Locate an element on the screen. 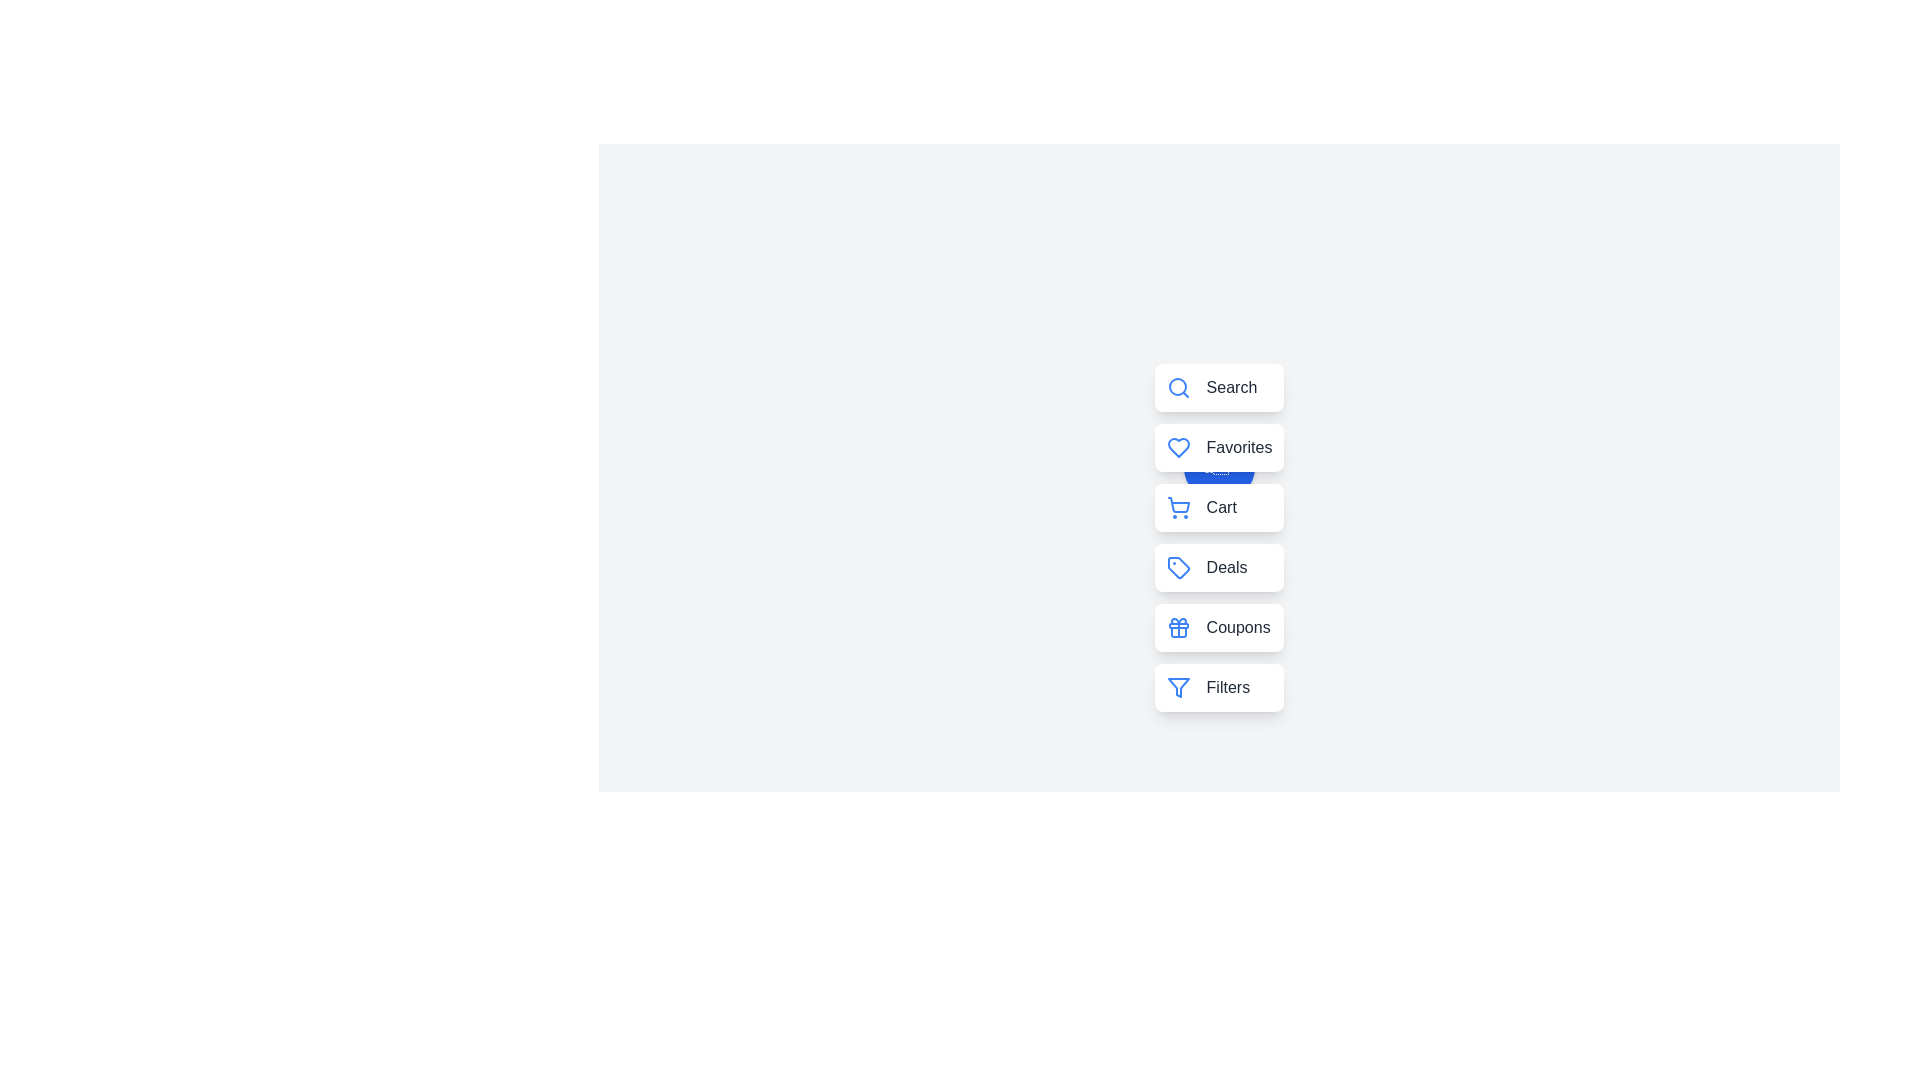 This screenshot has height=1080, width=1920. the heart-shaped icon with a blue outline and white fill labeled 'Favorites' in the second position of the vertical menu is located at coordinates (1178, 446).